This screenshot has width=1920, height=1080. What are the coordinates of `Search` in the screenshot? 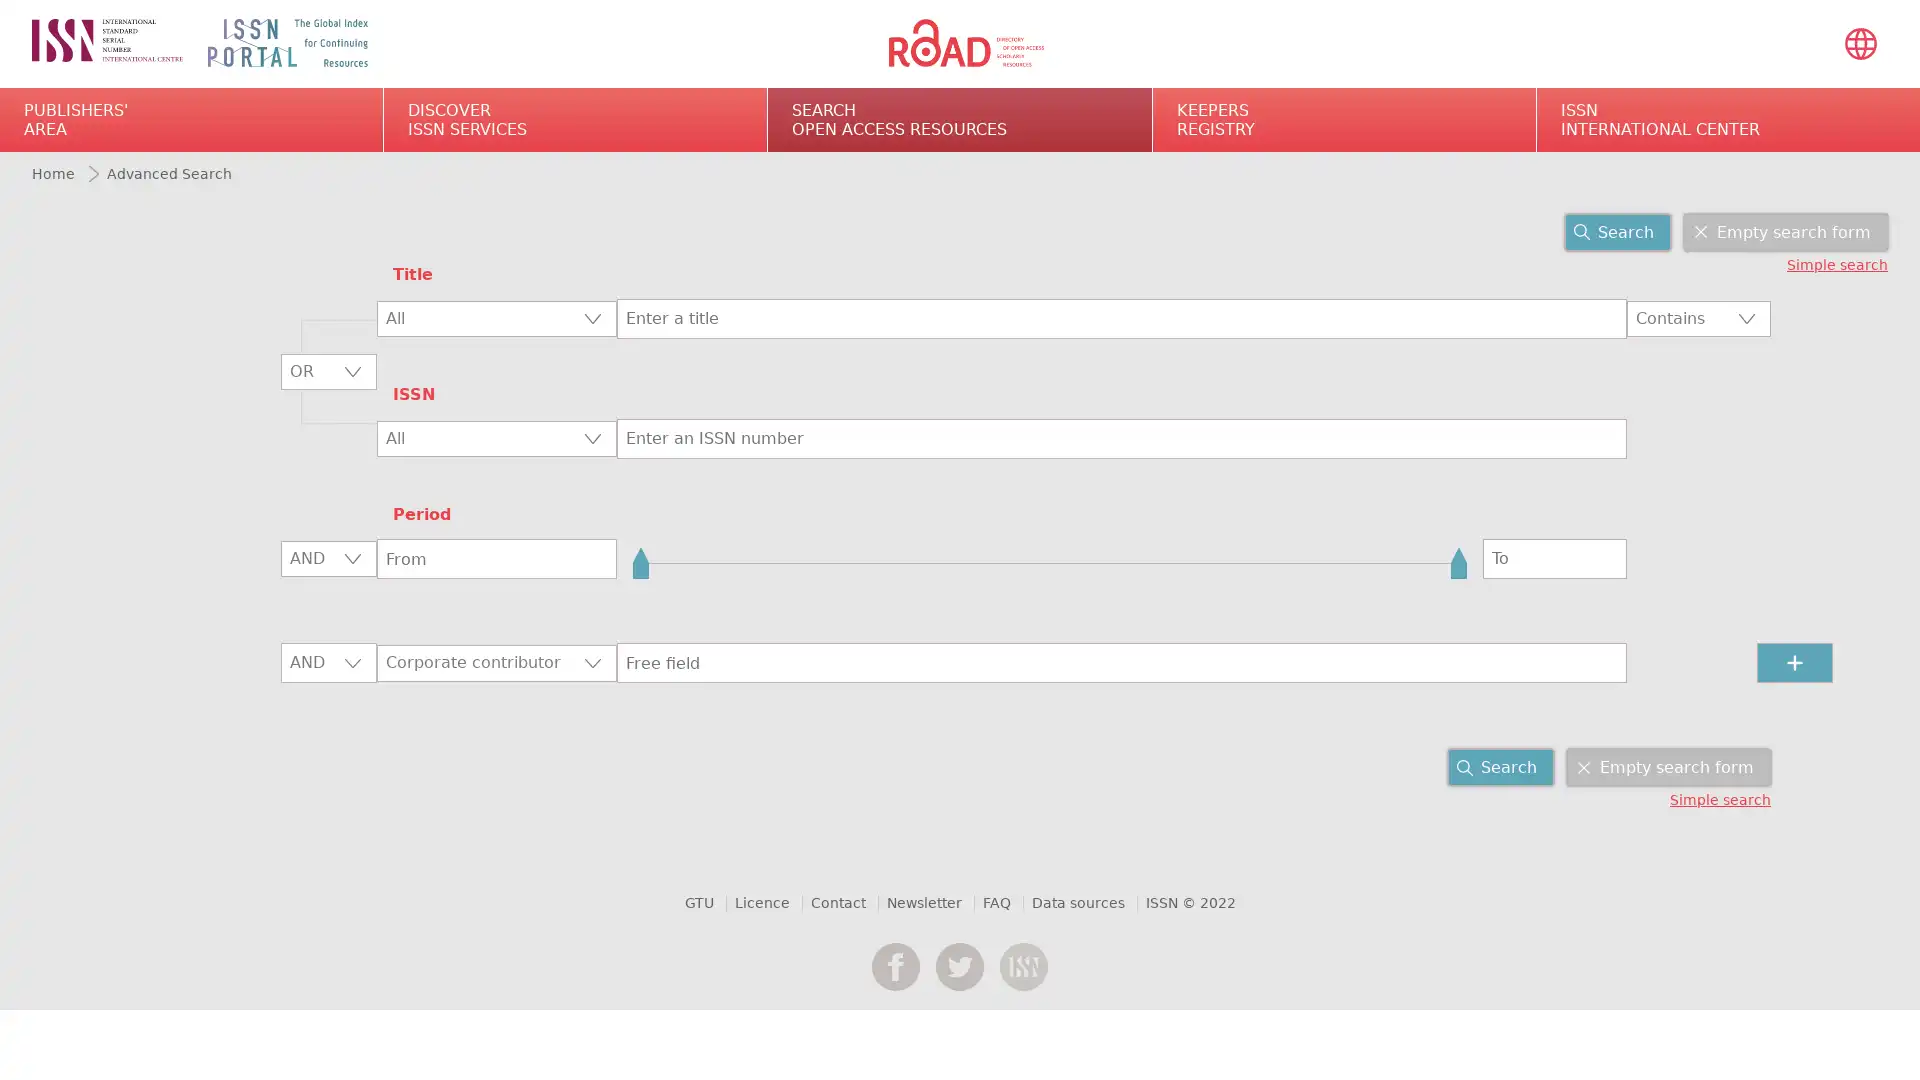 It's located at (1501, 766).